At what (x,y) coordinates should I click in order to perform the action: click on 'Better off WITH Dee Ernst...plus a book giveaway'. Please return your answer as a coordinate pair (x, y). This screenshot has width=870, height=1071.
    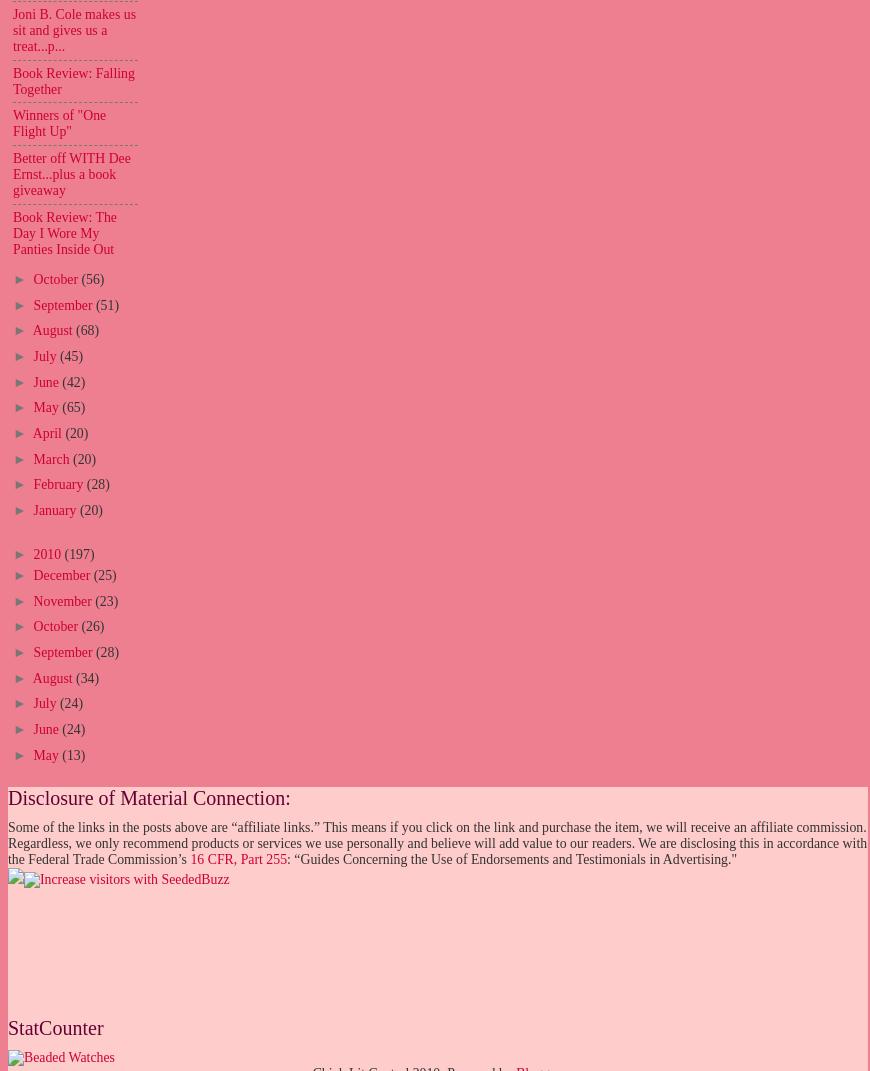
    Looking at the image, I should click on (70, 172).